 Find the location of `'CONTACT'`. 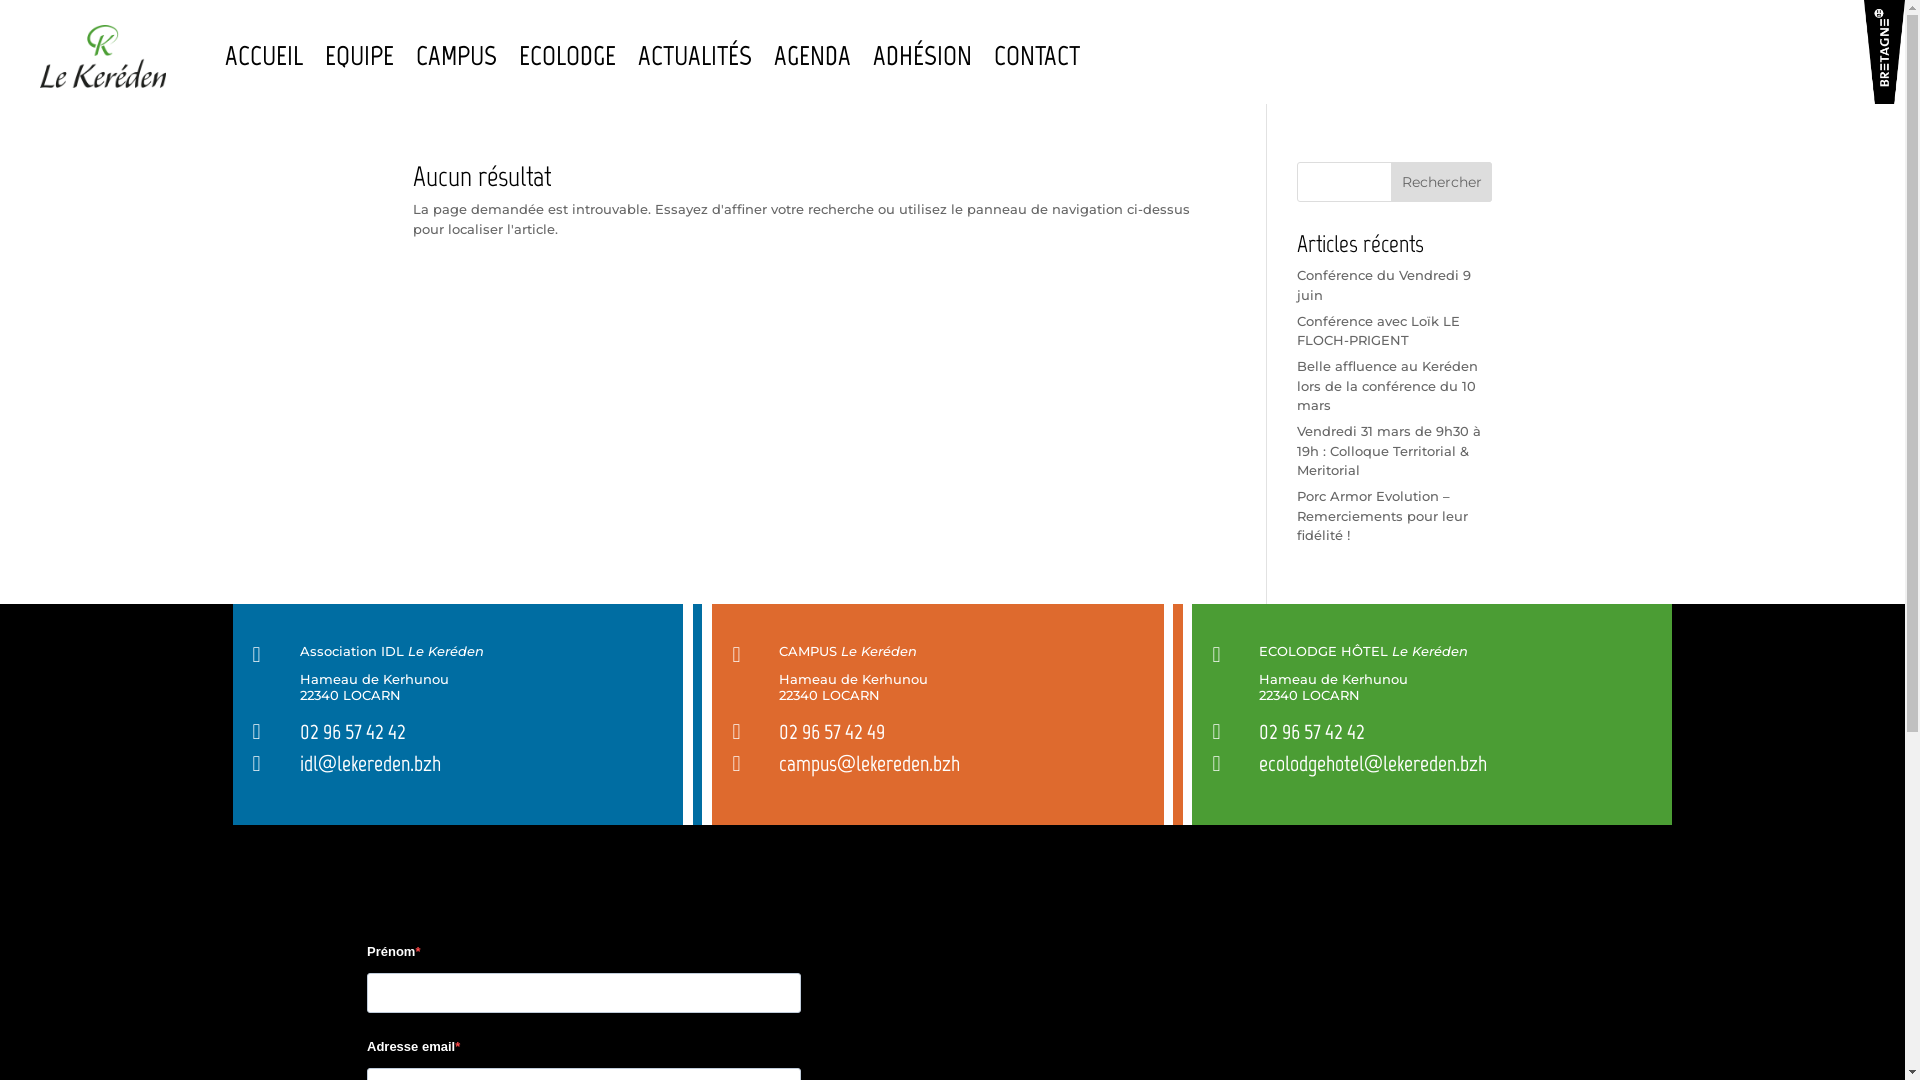

'CONTACT' is located at coordinates (993, 55).